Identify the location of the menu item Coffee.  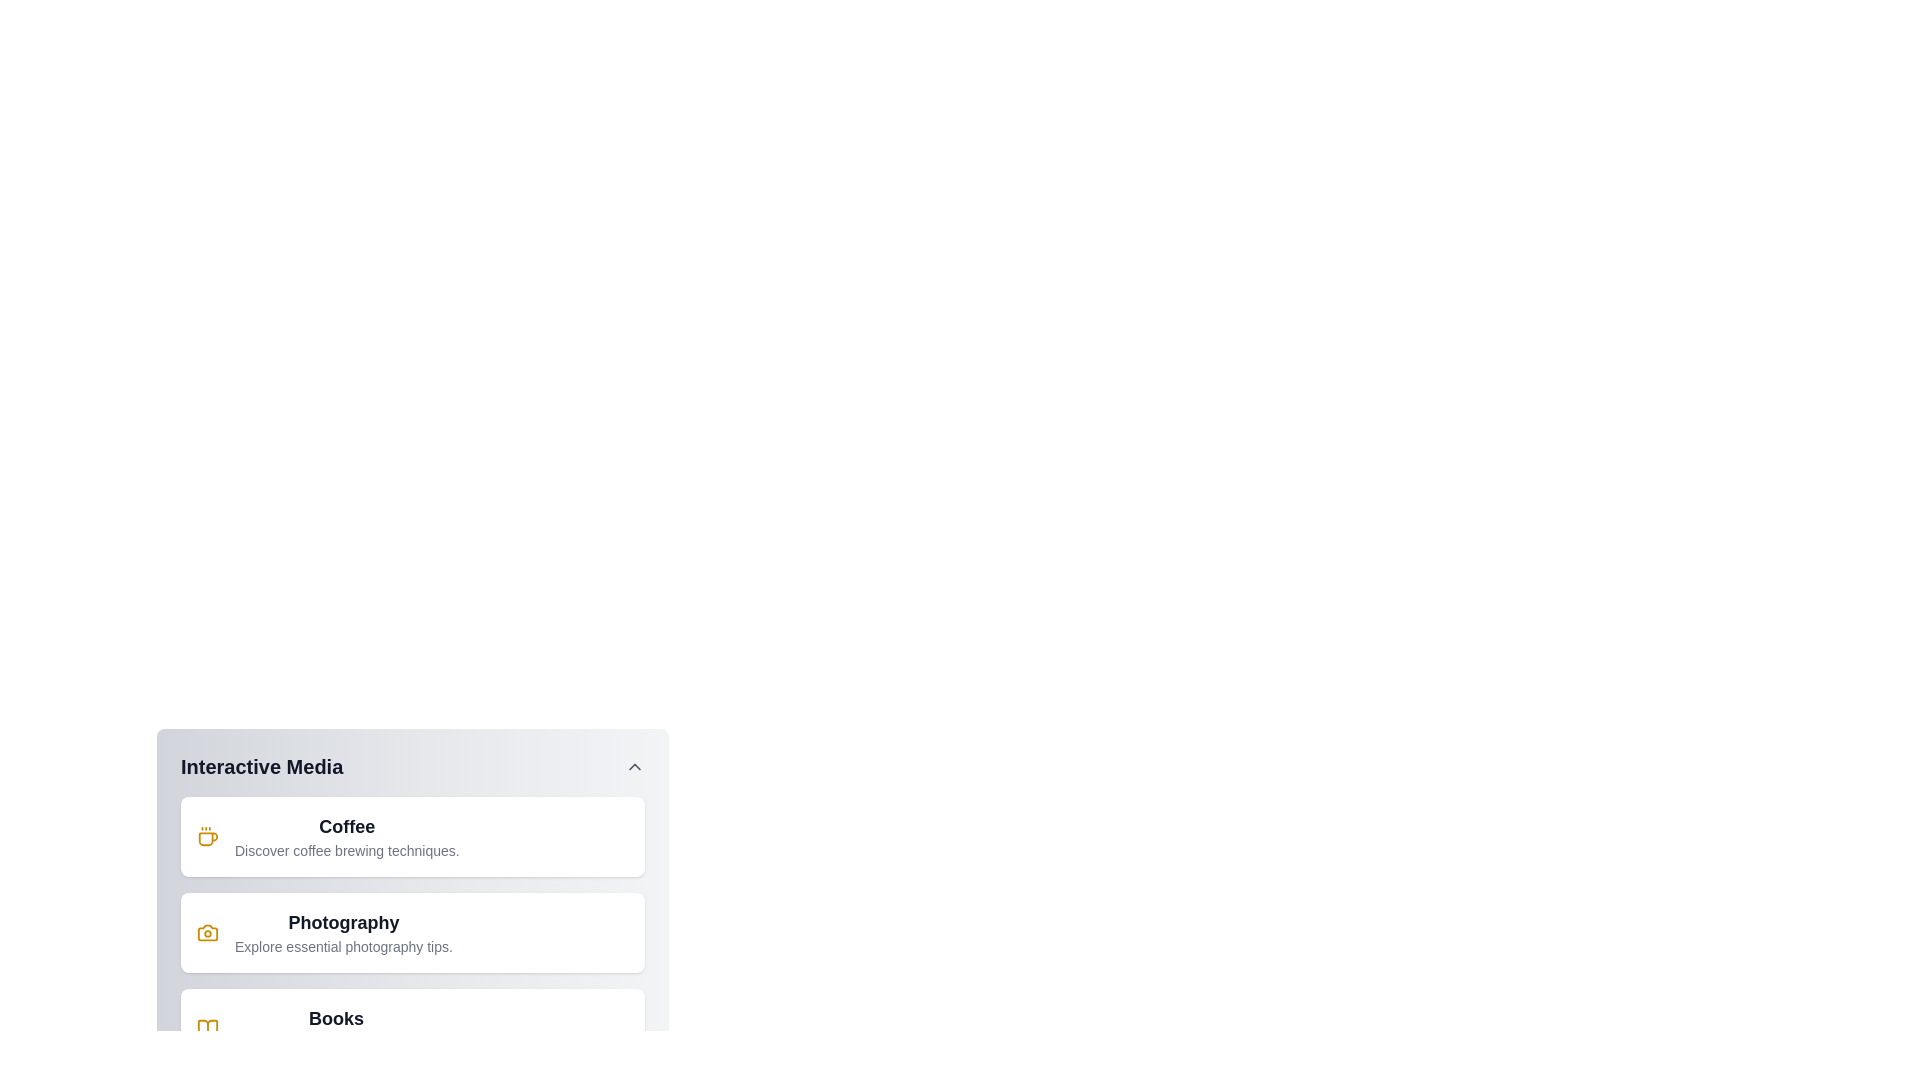
(411, 837).